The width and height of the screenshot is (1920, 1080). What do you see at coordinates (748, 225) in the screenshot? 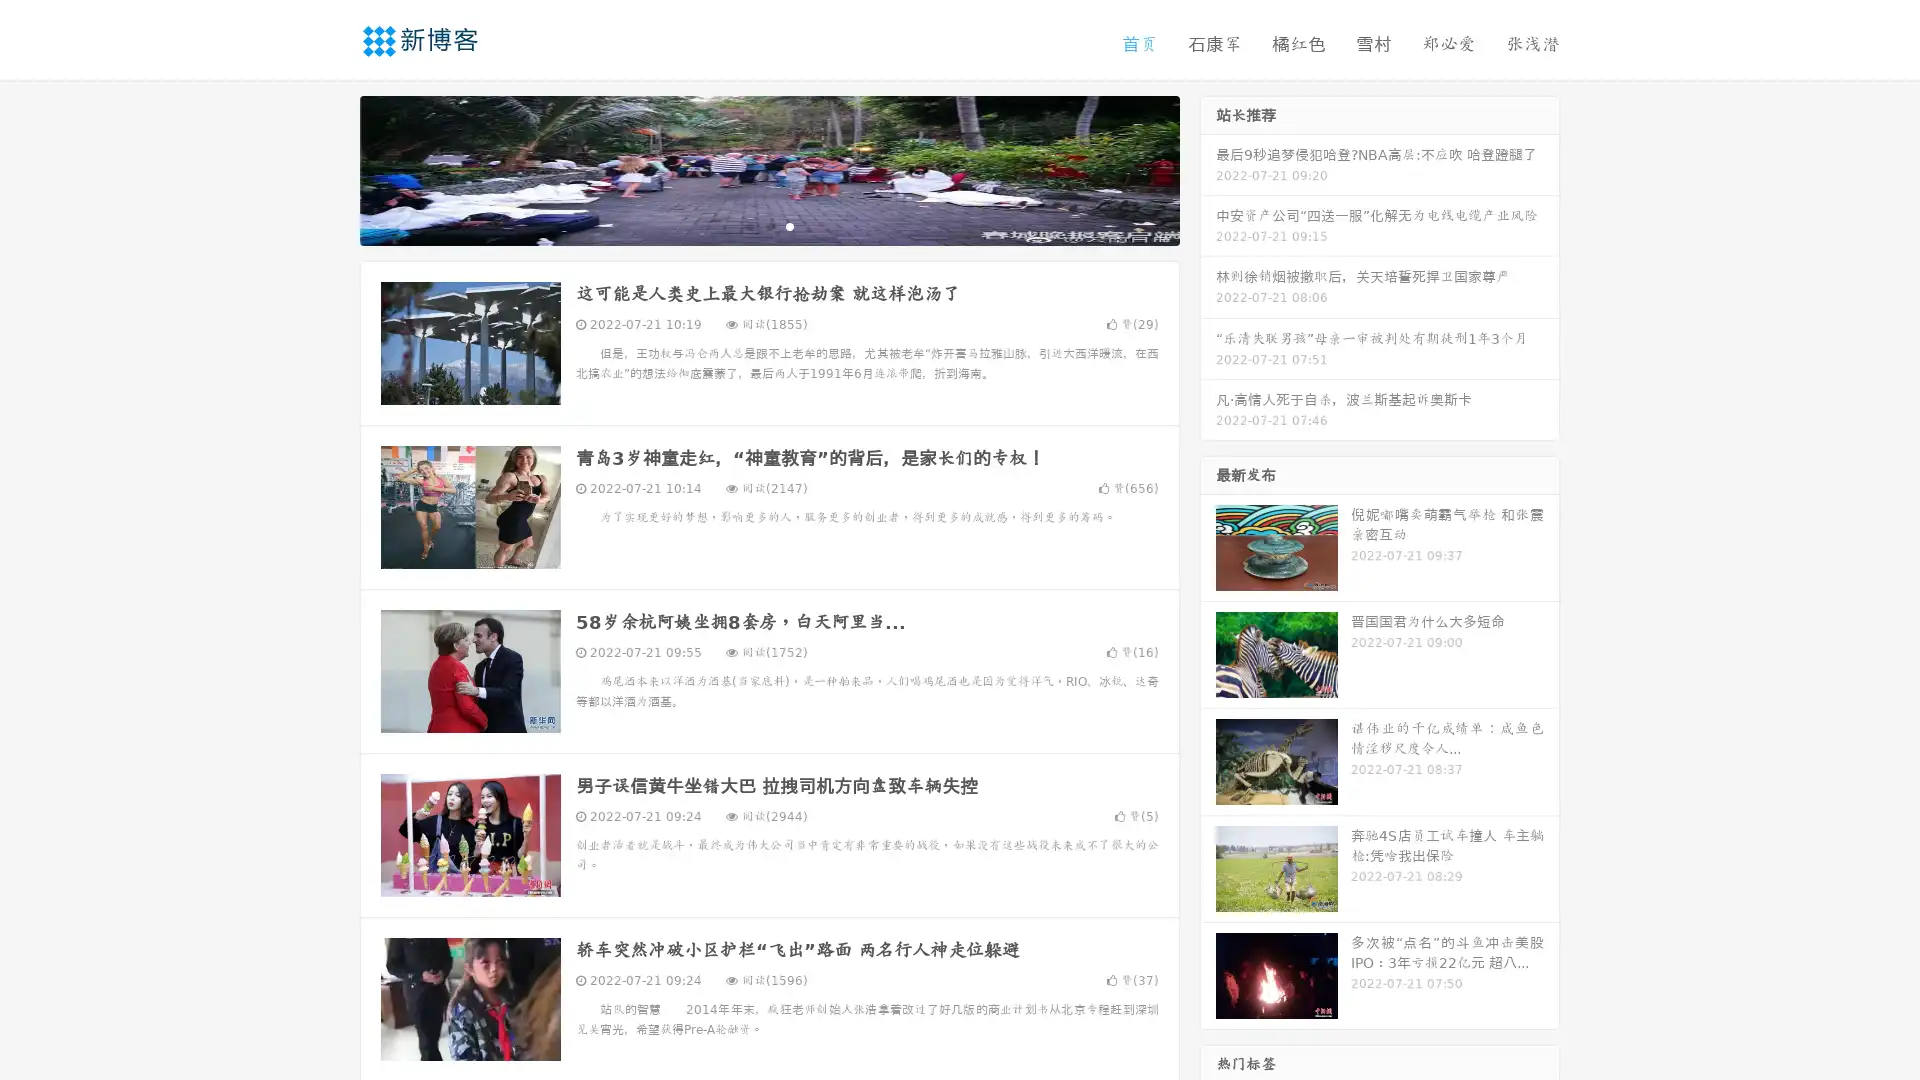
I see `Go to slide 1` at bounding box center [748, 225].